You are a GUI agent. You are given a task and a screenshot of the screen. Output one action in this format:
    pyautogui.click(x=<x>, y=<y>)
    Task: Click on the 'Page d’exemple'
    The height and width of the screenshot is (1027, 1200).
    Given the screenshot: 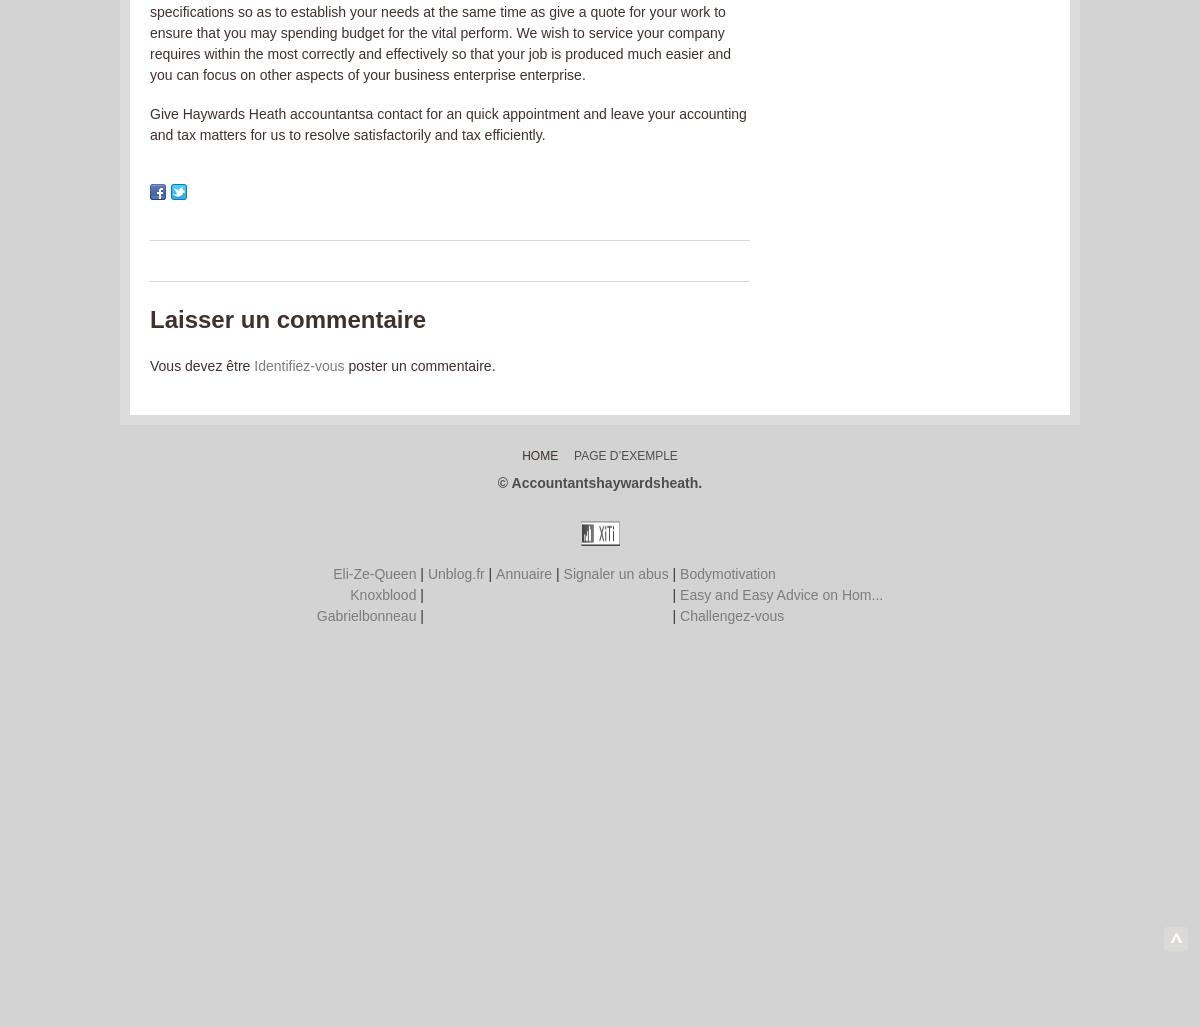 What is the action you would take?
    pyautogui.click(x=625, y=454)
    